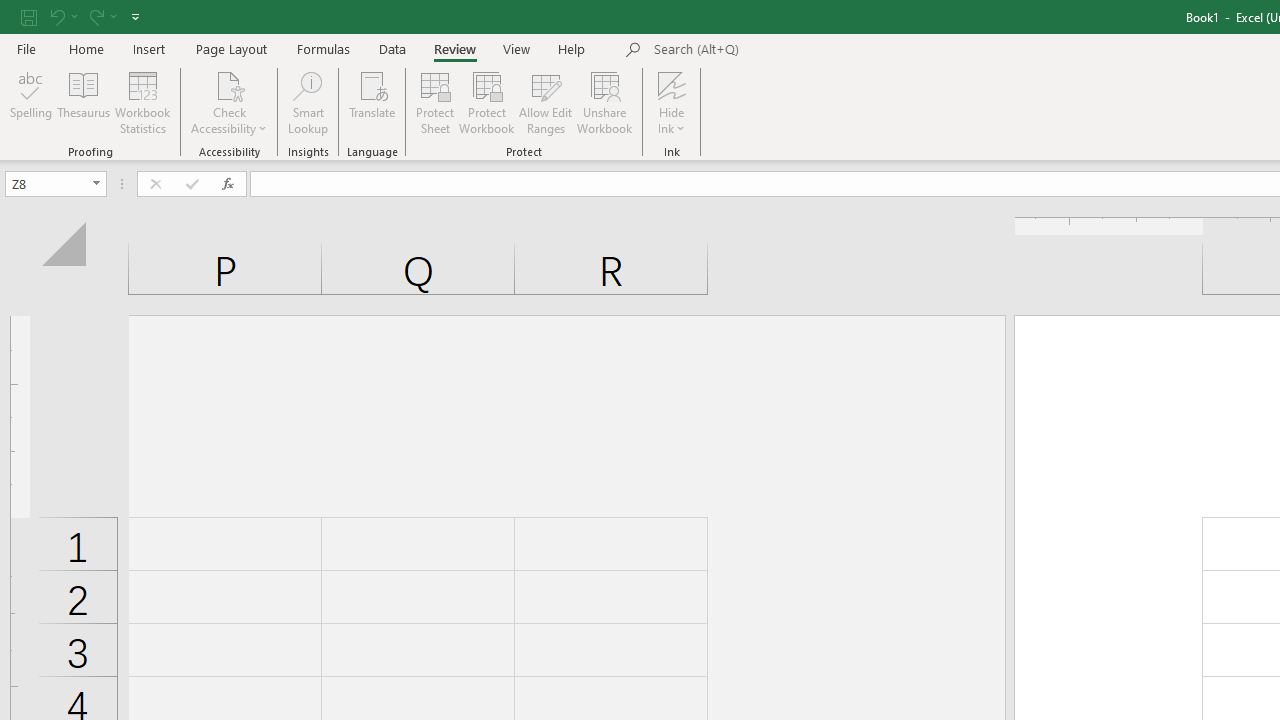 The image size is (1280, 720). I want to click on 'More Options', so click(672, 121).